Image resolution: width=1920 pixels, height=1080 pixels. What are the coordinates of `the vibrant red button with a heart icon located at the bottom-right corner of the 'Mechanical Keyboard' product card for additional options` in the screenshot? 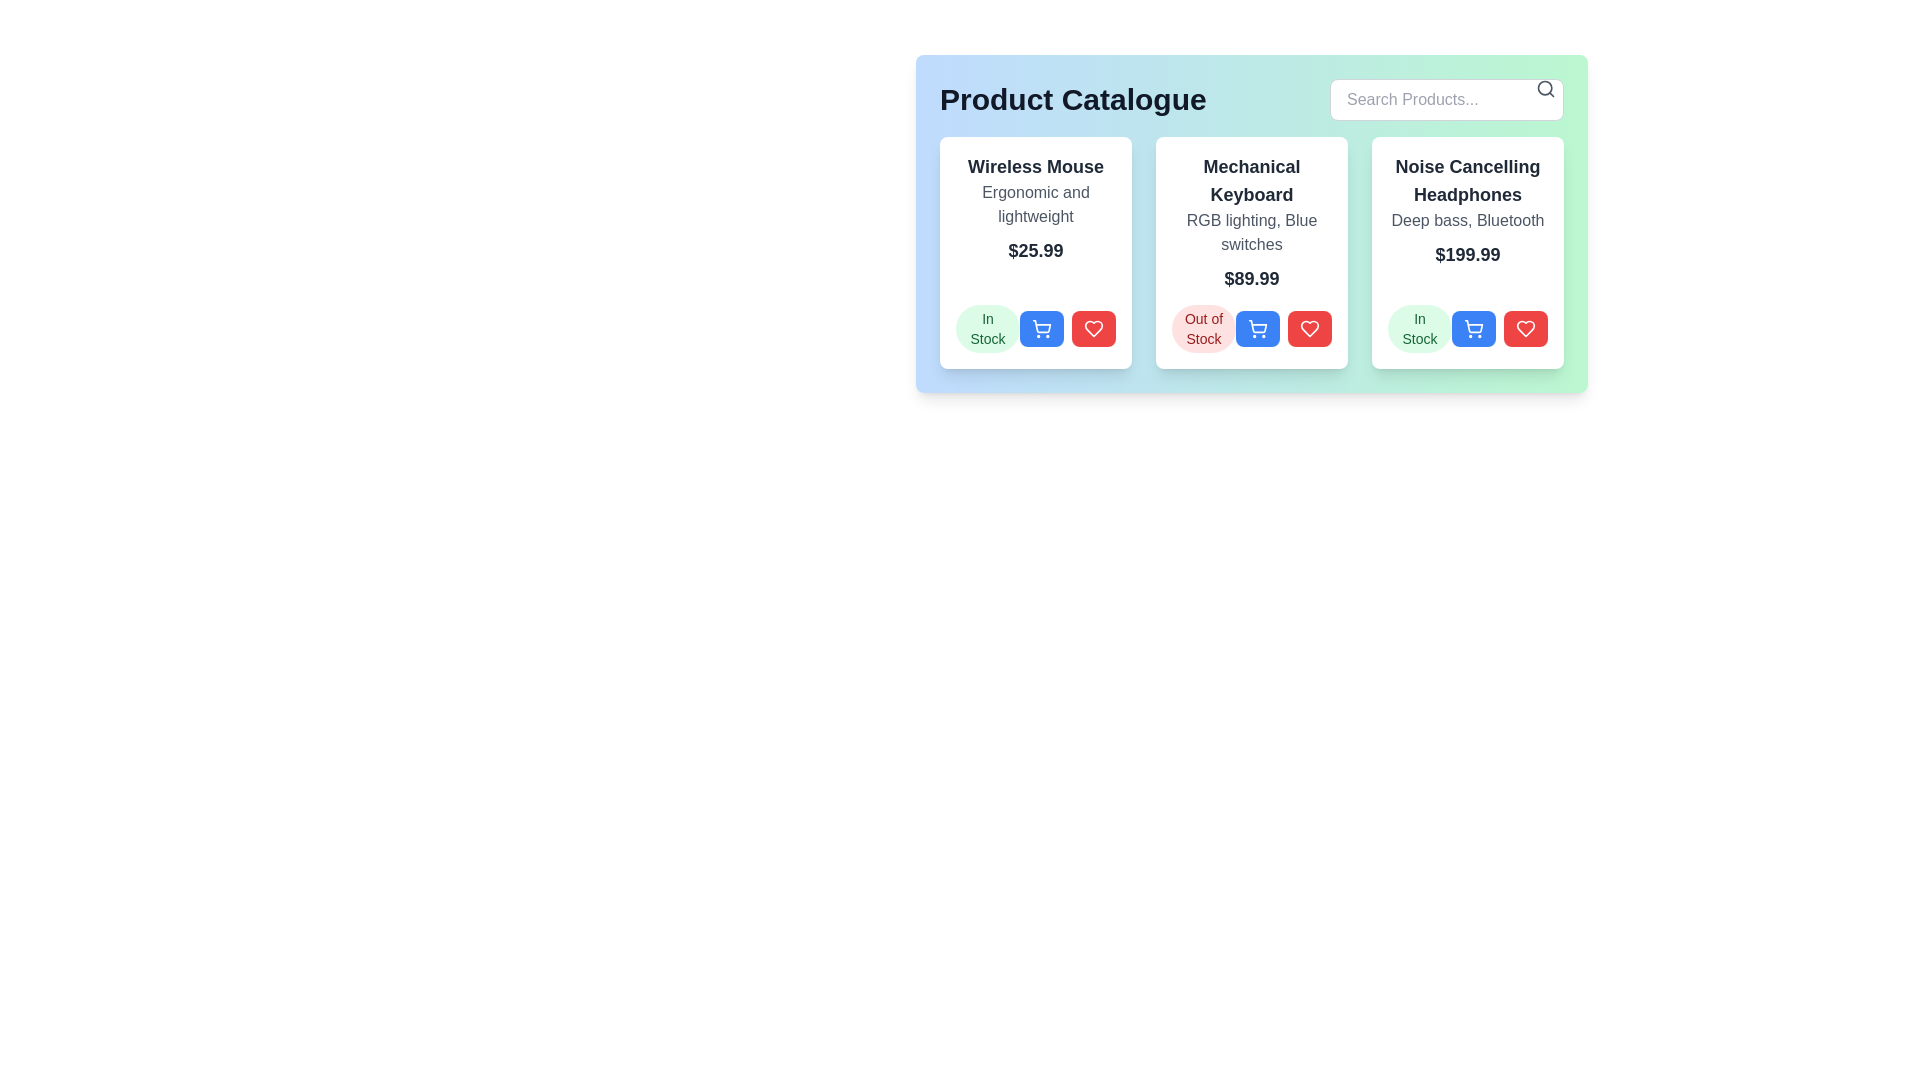 It's located at (1310, 327).